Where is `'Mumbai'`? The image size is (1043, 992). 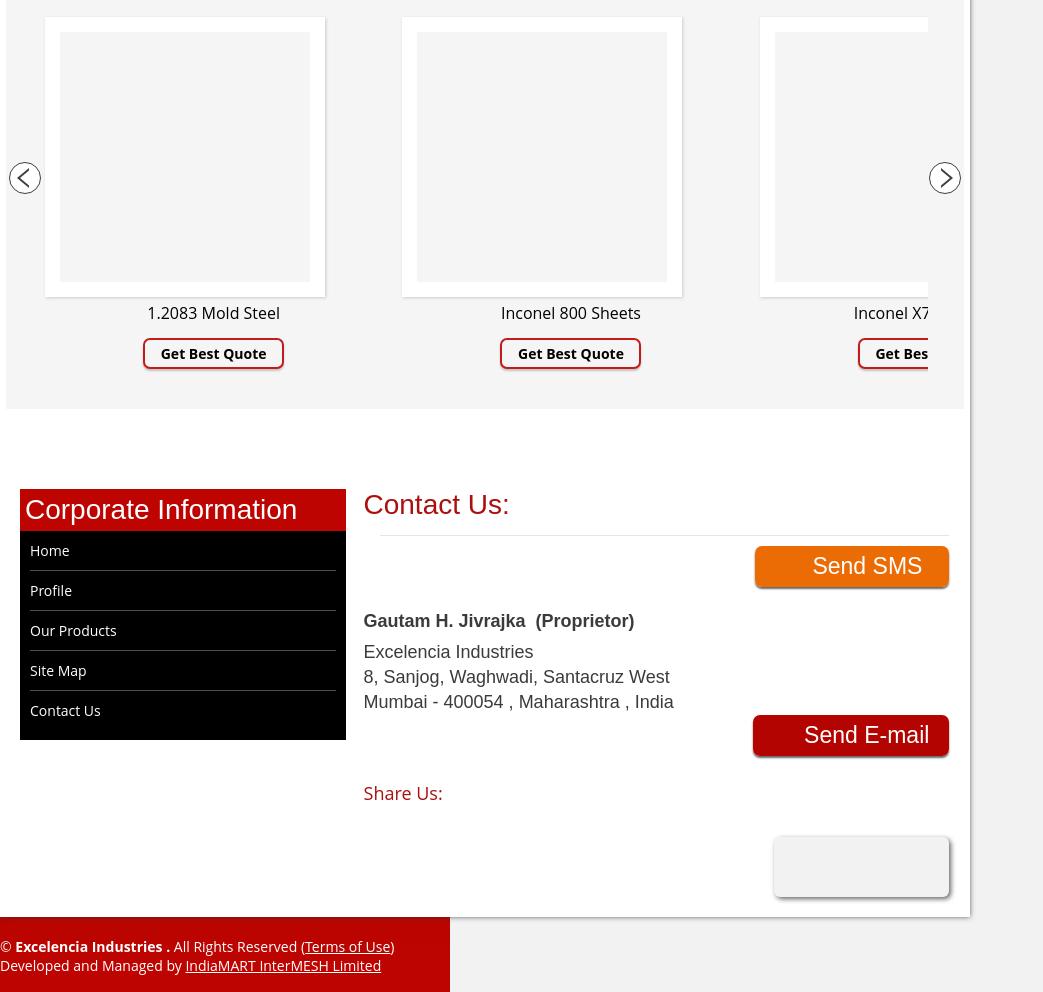
'Mumbai' is located at coordinates (361, 701).